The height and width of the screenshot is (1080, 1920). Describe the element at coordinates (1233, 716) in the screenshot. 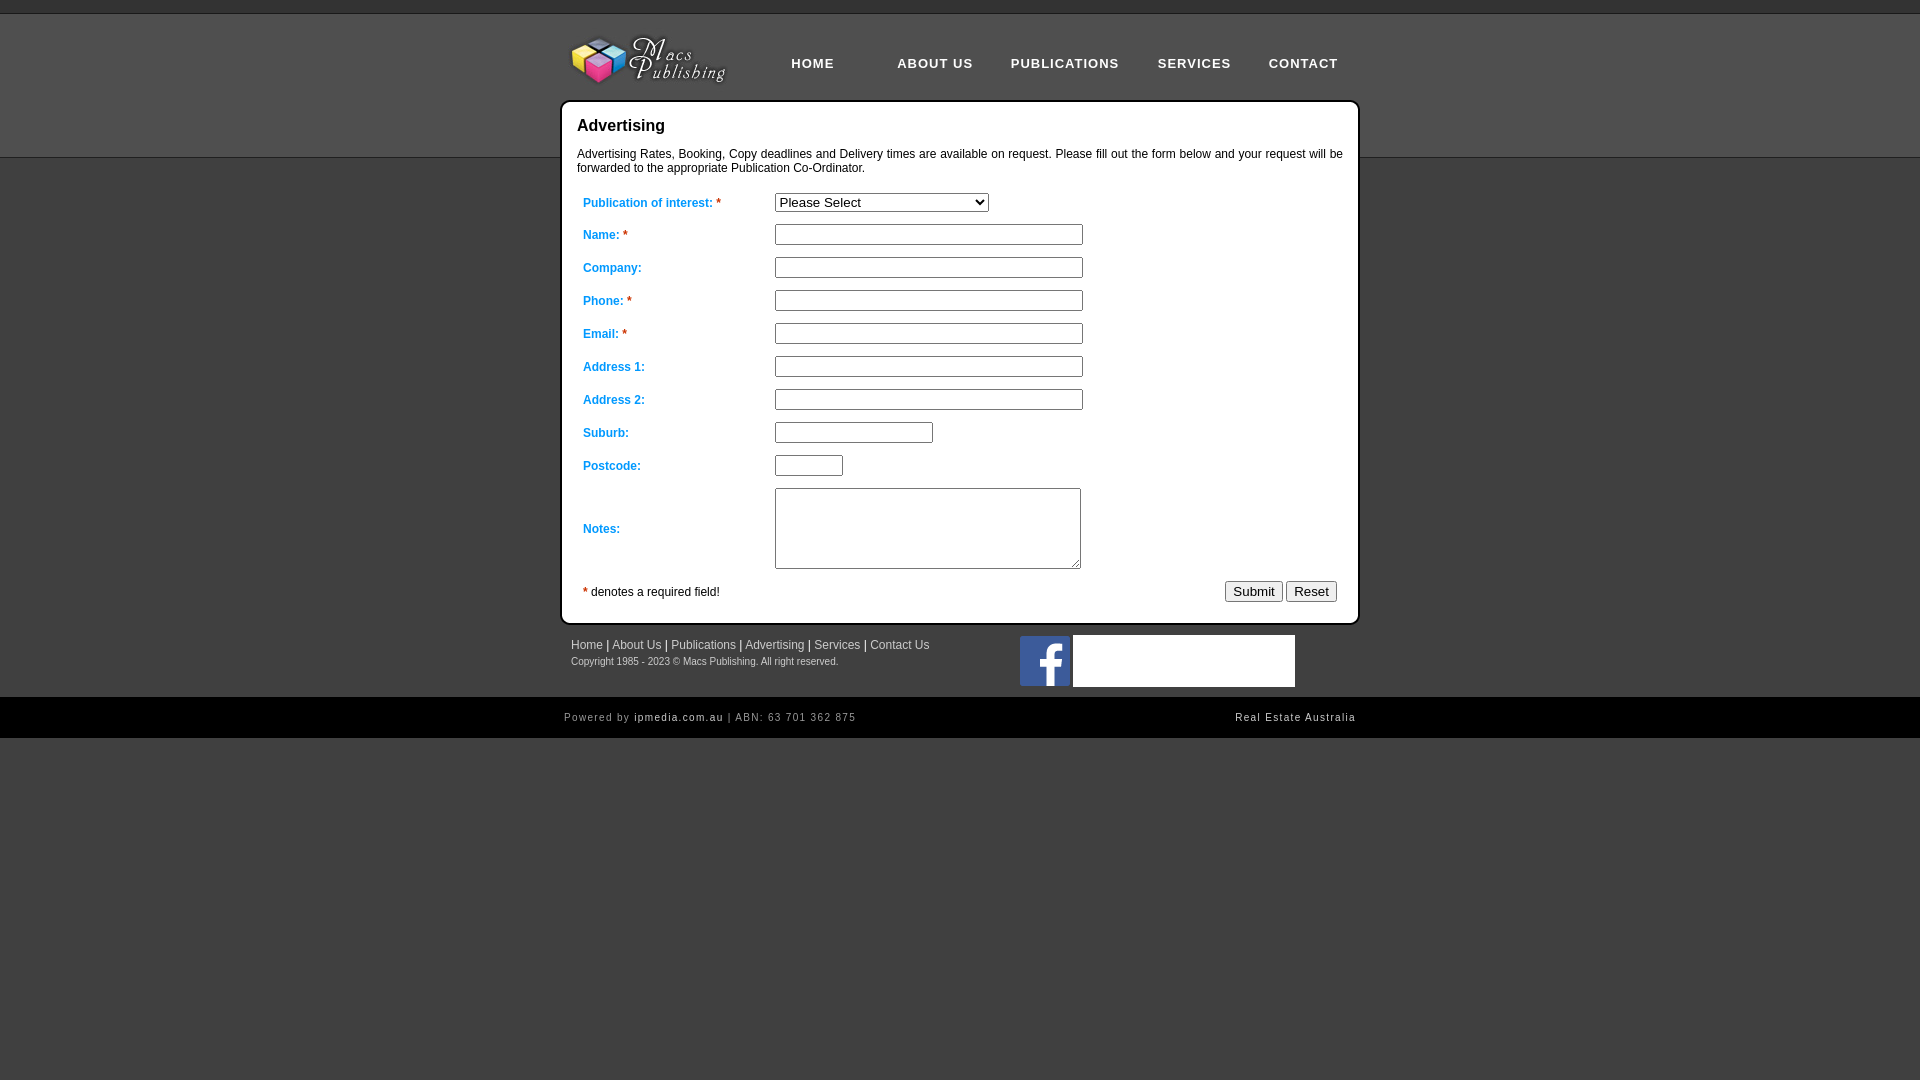

I see `'Real Estate Australia'` at that location.